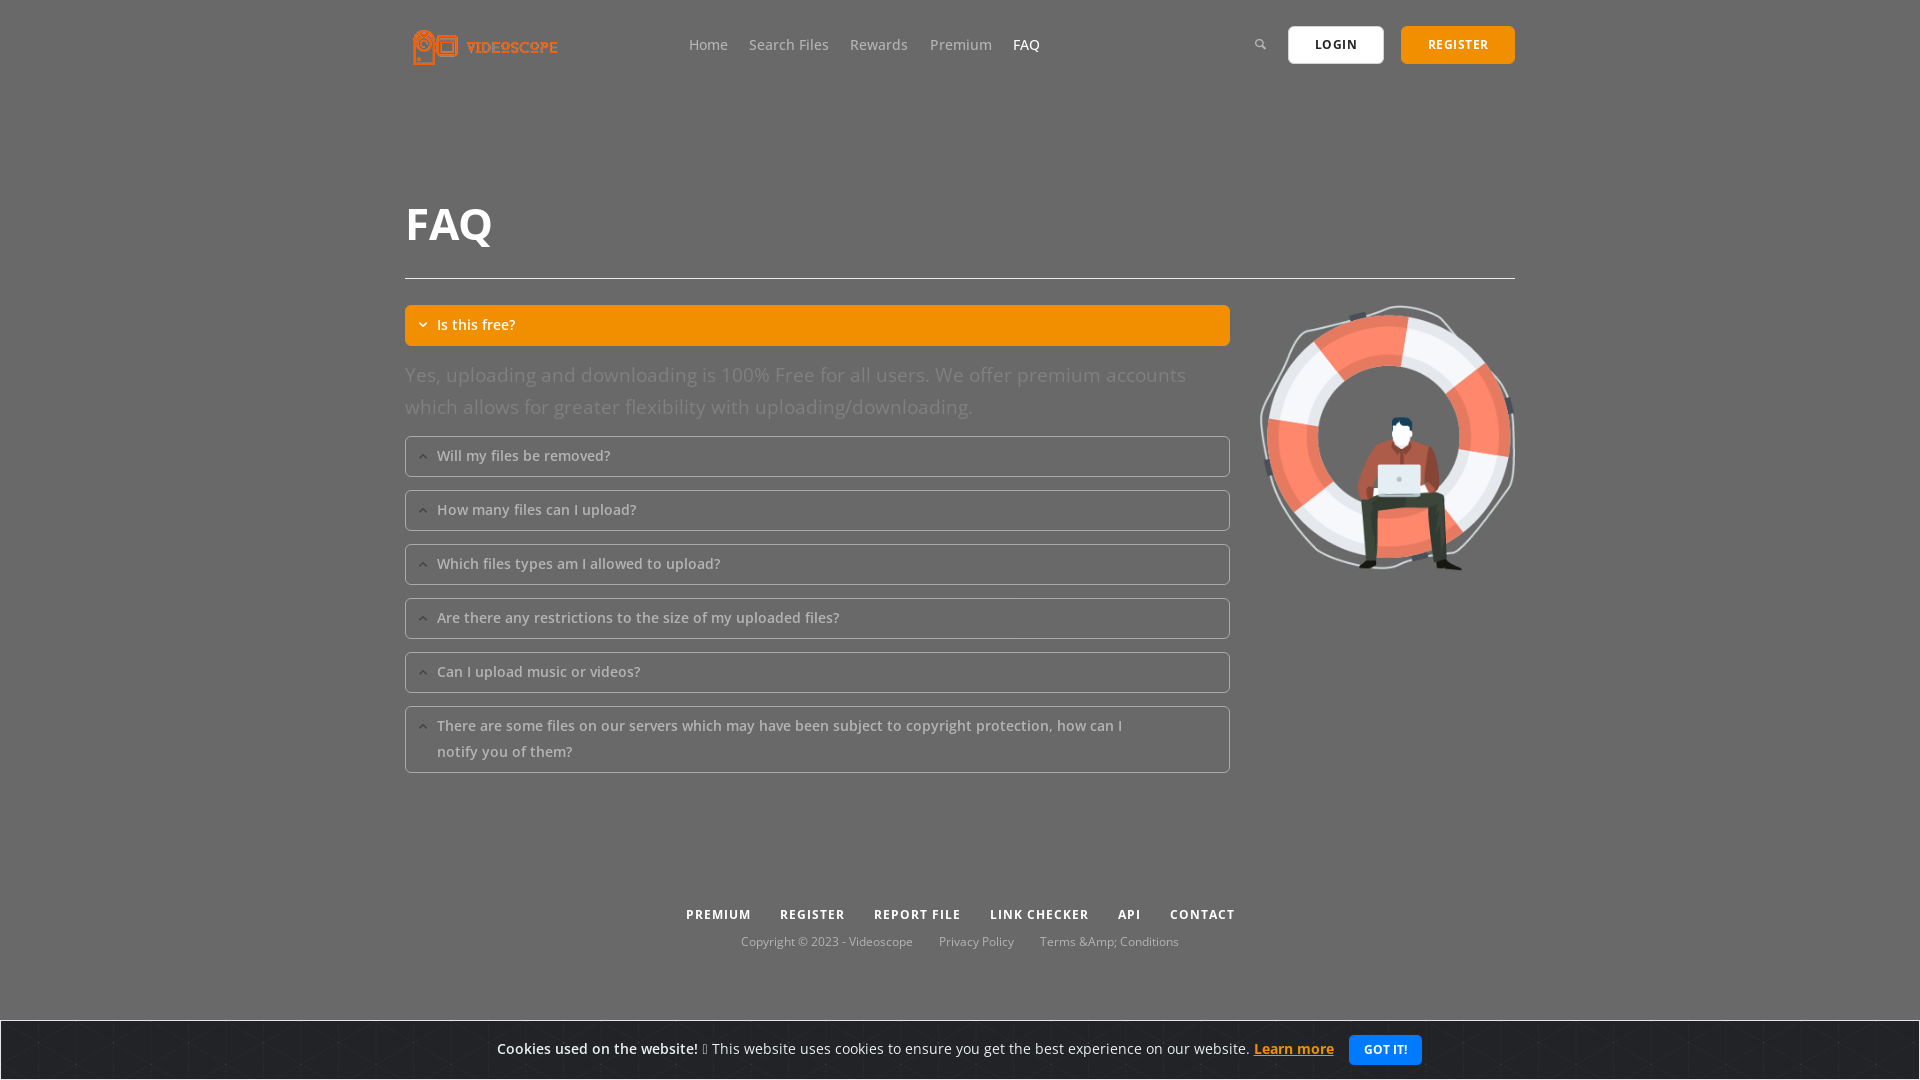 The width and height of the screenshot is (1920, 1080). What do you see at coordinates (1294, 1047) in the screenshot?
I see `'Learn more'` at bounding box center [1294, 1047].